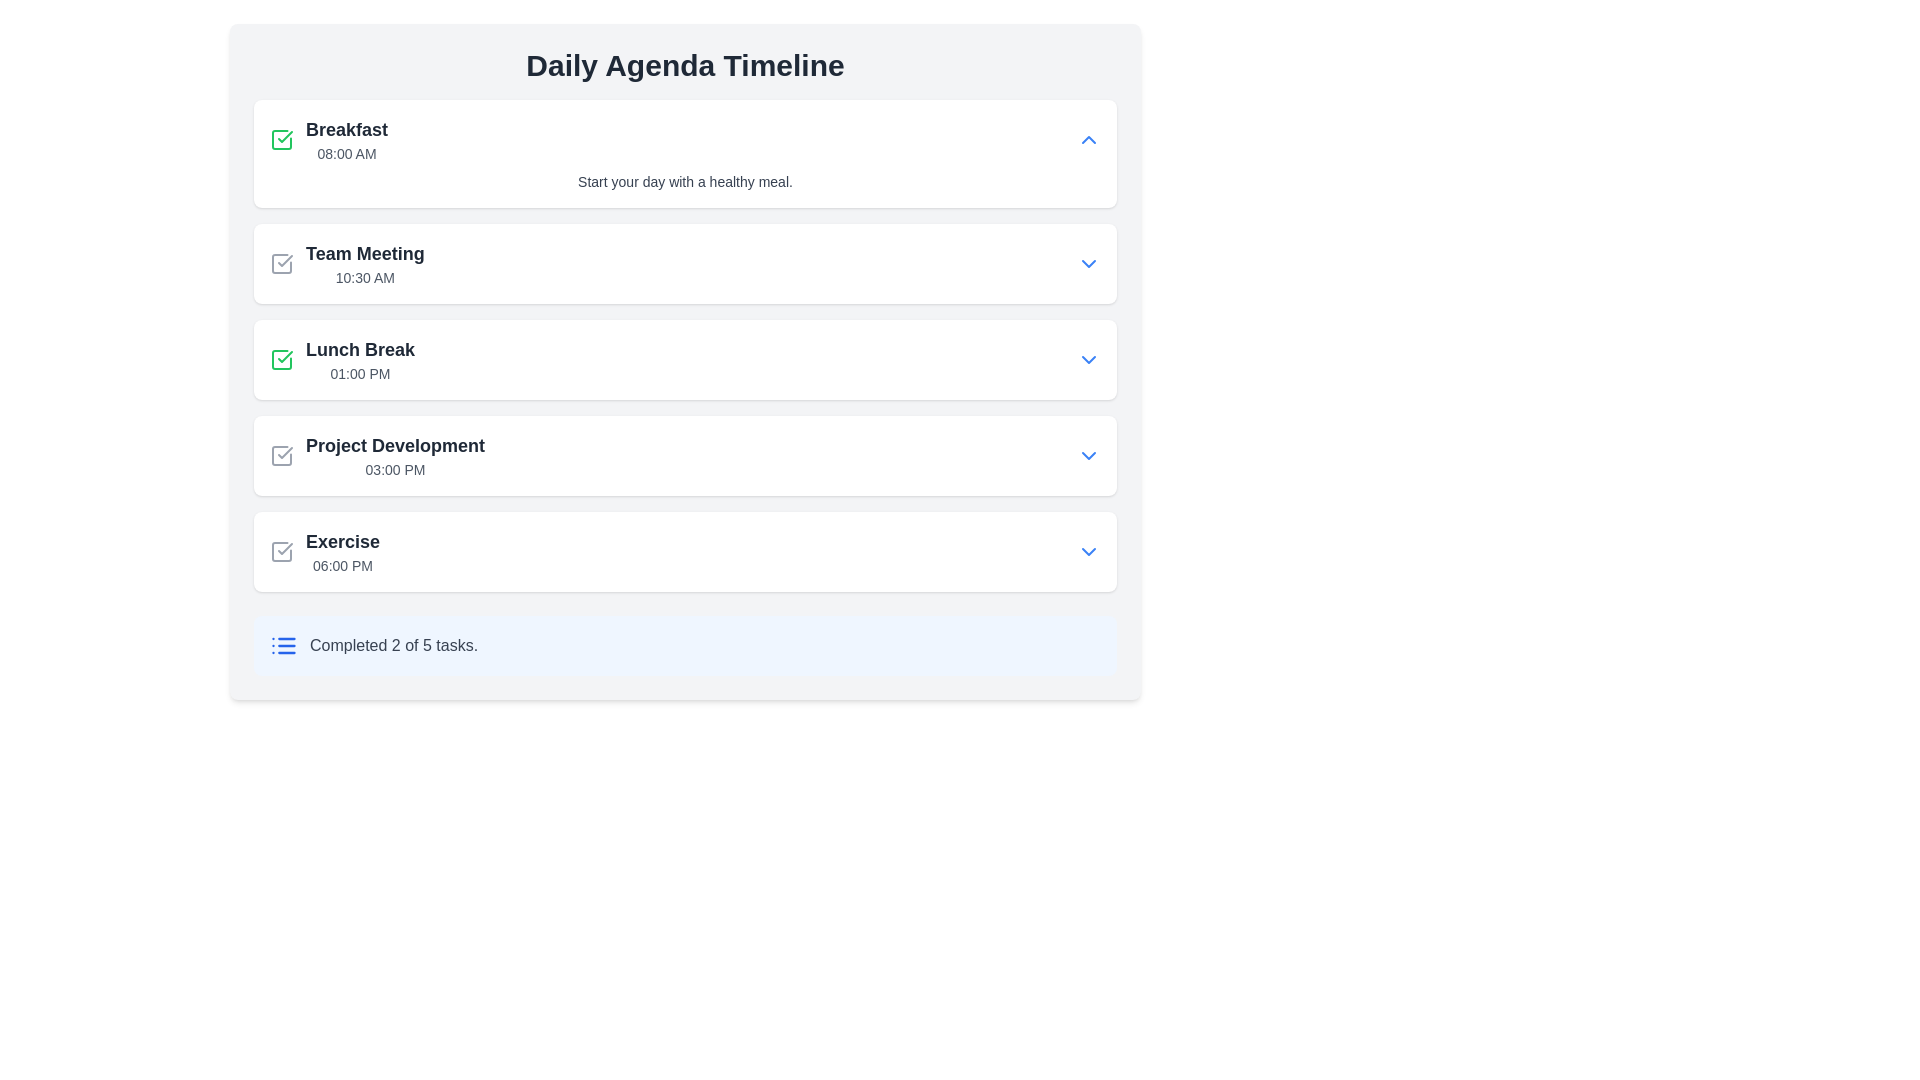  What do you see at coordinates (395, 445) in the screenshot?
I see `text label that identifies the 'Project Development' activity, which is the fourth entry in the 'Daily Agenda Timeline' layout, located above the '03:00 PM' text` at bounding box center [395, 445].